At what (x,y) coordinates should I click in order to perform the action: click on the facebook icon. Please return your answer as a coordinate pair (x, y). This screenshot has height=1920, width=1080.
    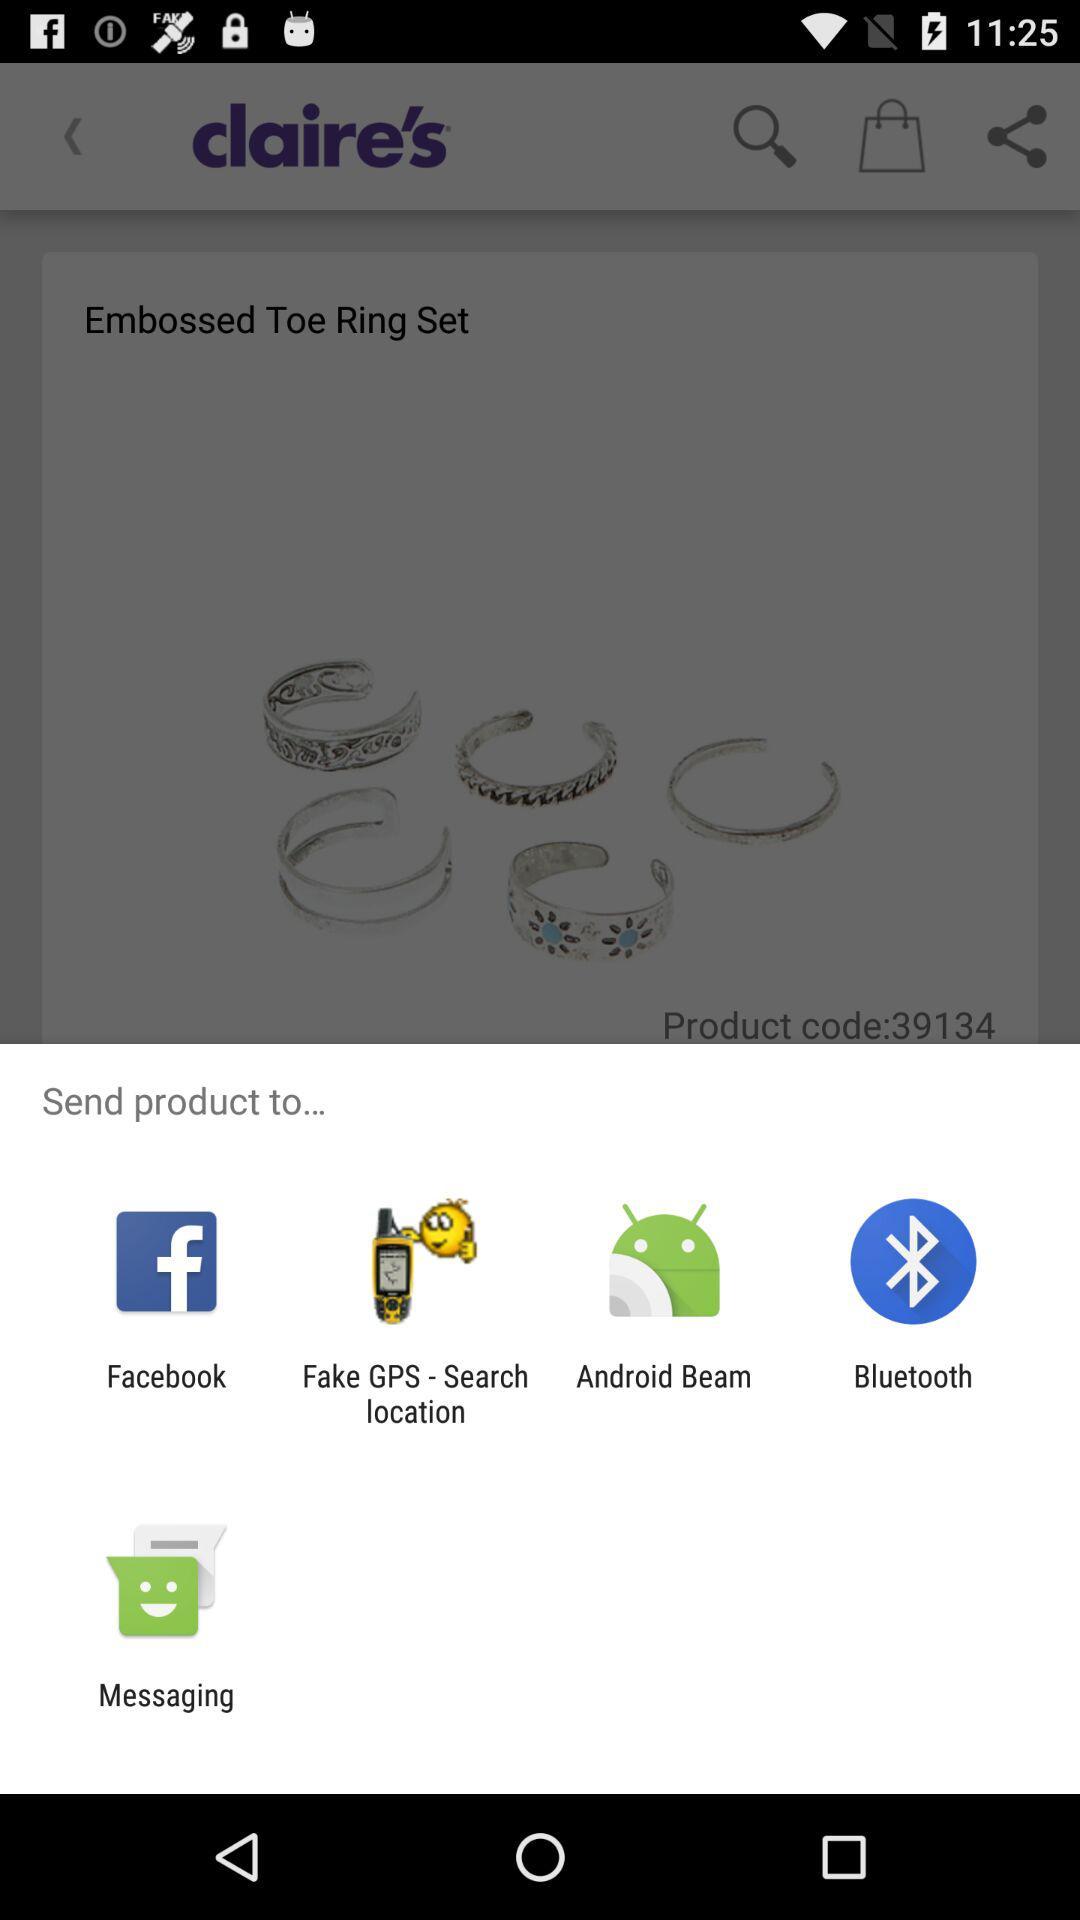
    Looking at the image, I should click on (165, 1392).